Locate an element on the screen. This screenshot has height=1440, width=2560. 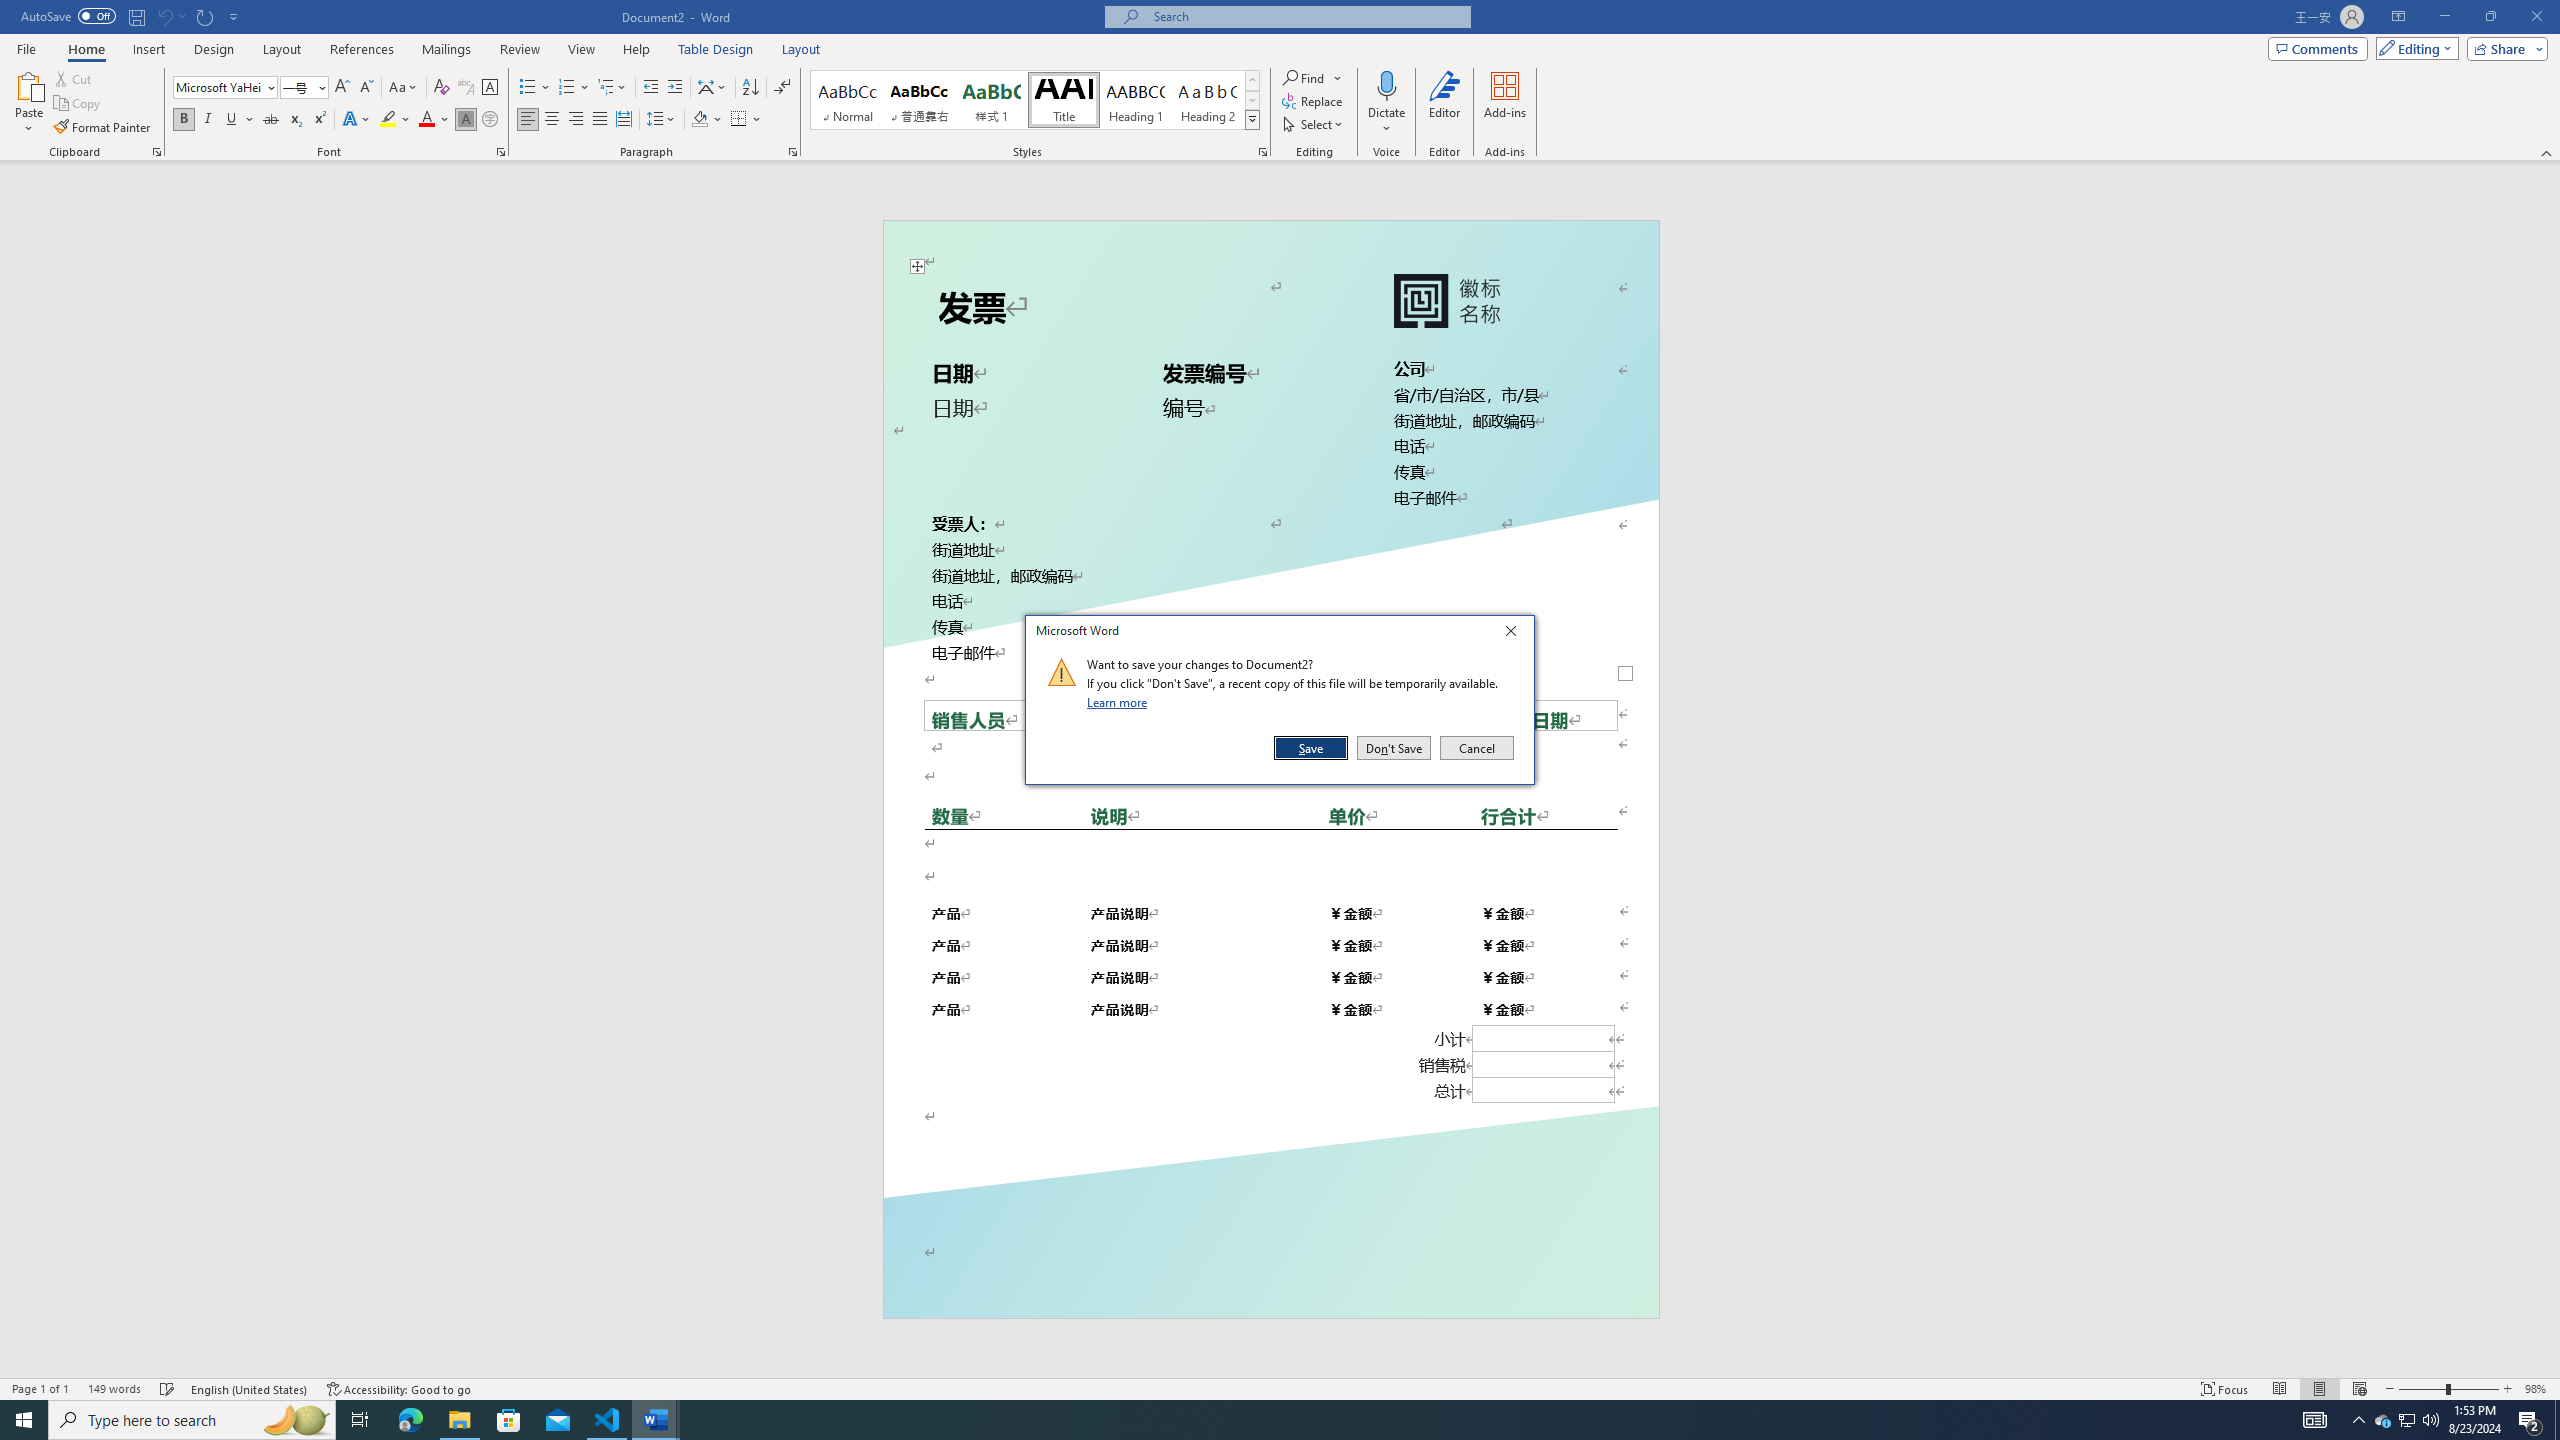
'Increase Indent' is located at coordinates (673, 87).